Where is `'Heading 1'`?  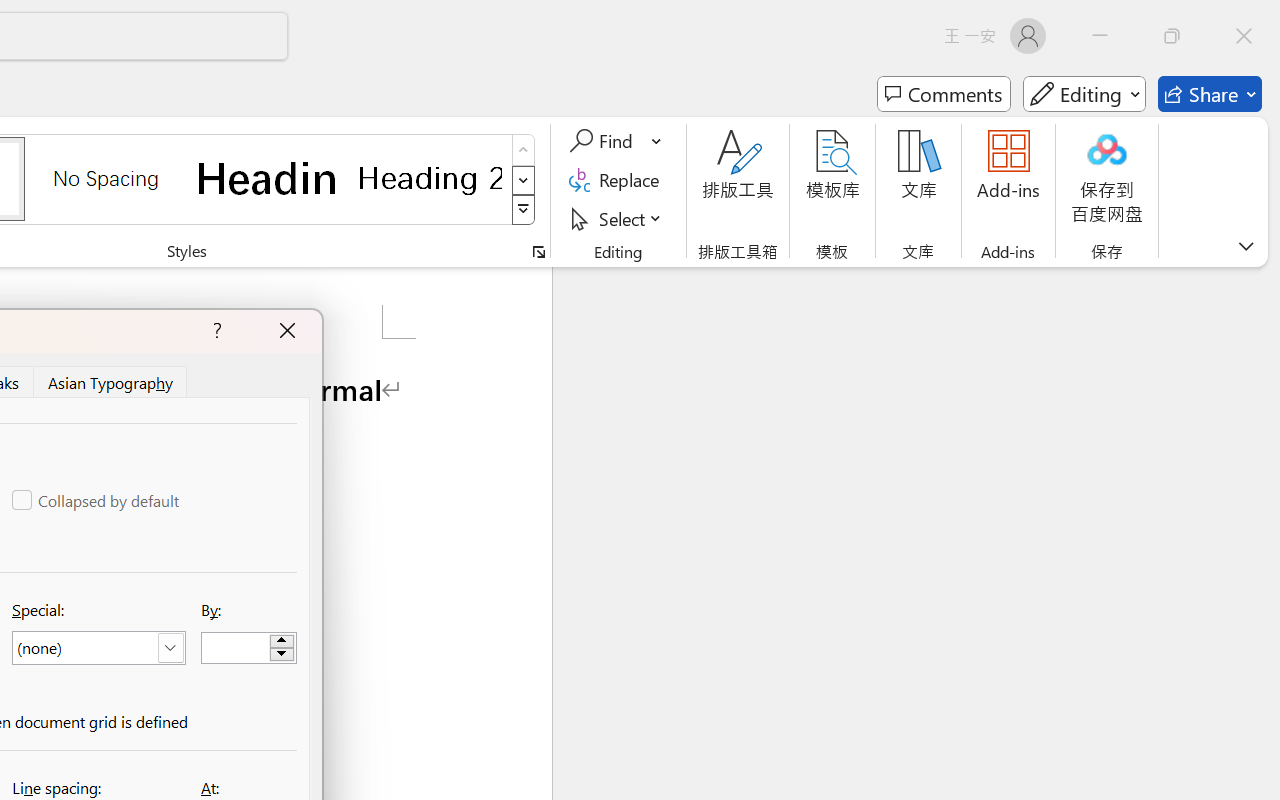 'Heading 1' is located at coordinates (267, 177).